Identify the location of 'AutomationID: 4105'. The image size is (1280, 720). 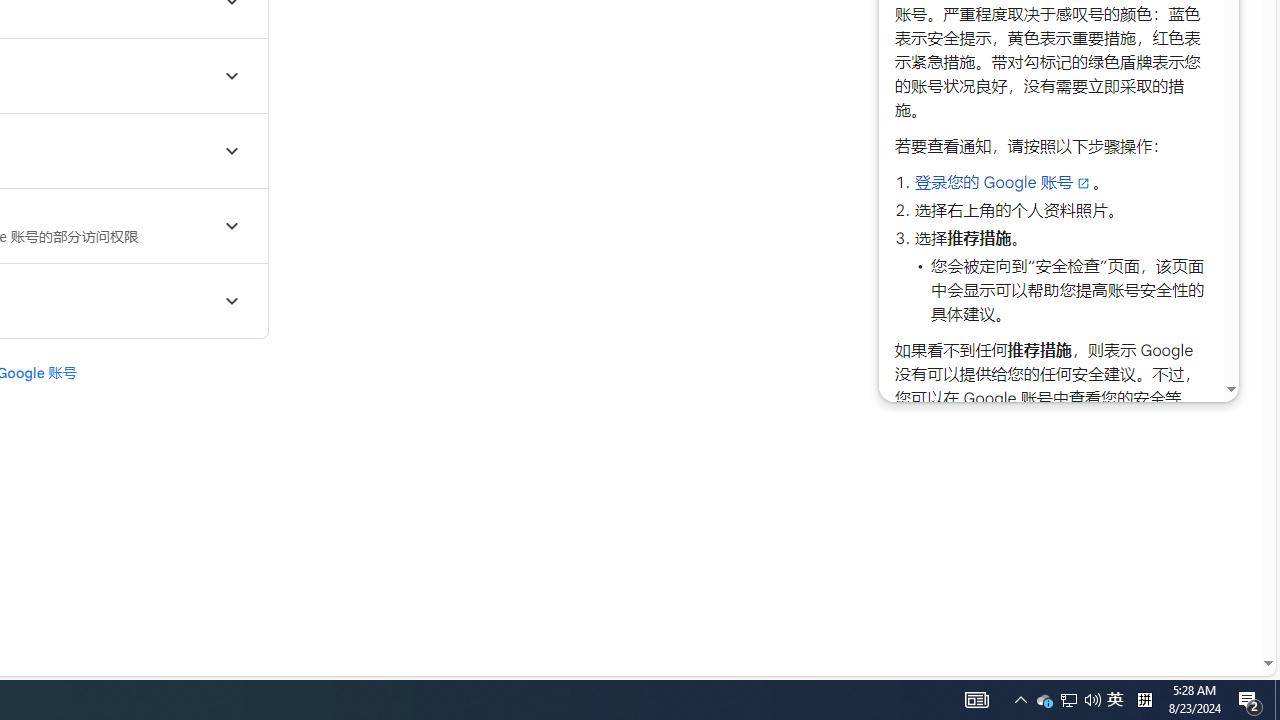
(1067, 698).